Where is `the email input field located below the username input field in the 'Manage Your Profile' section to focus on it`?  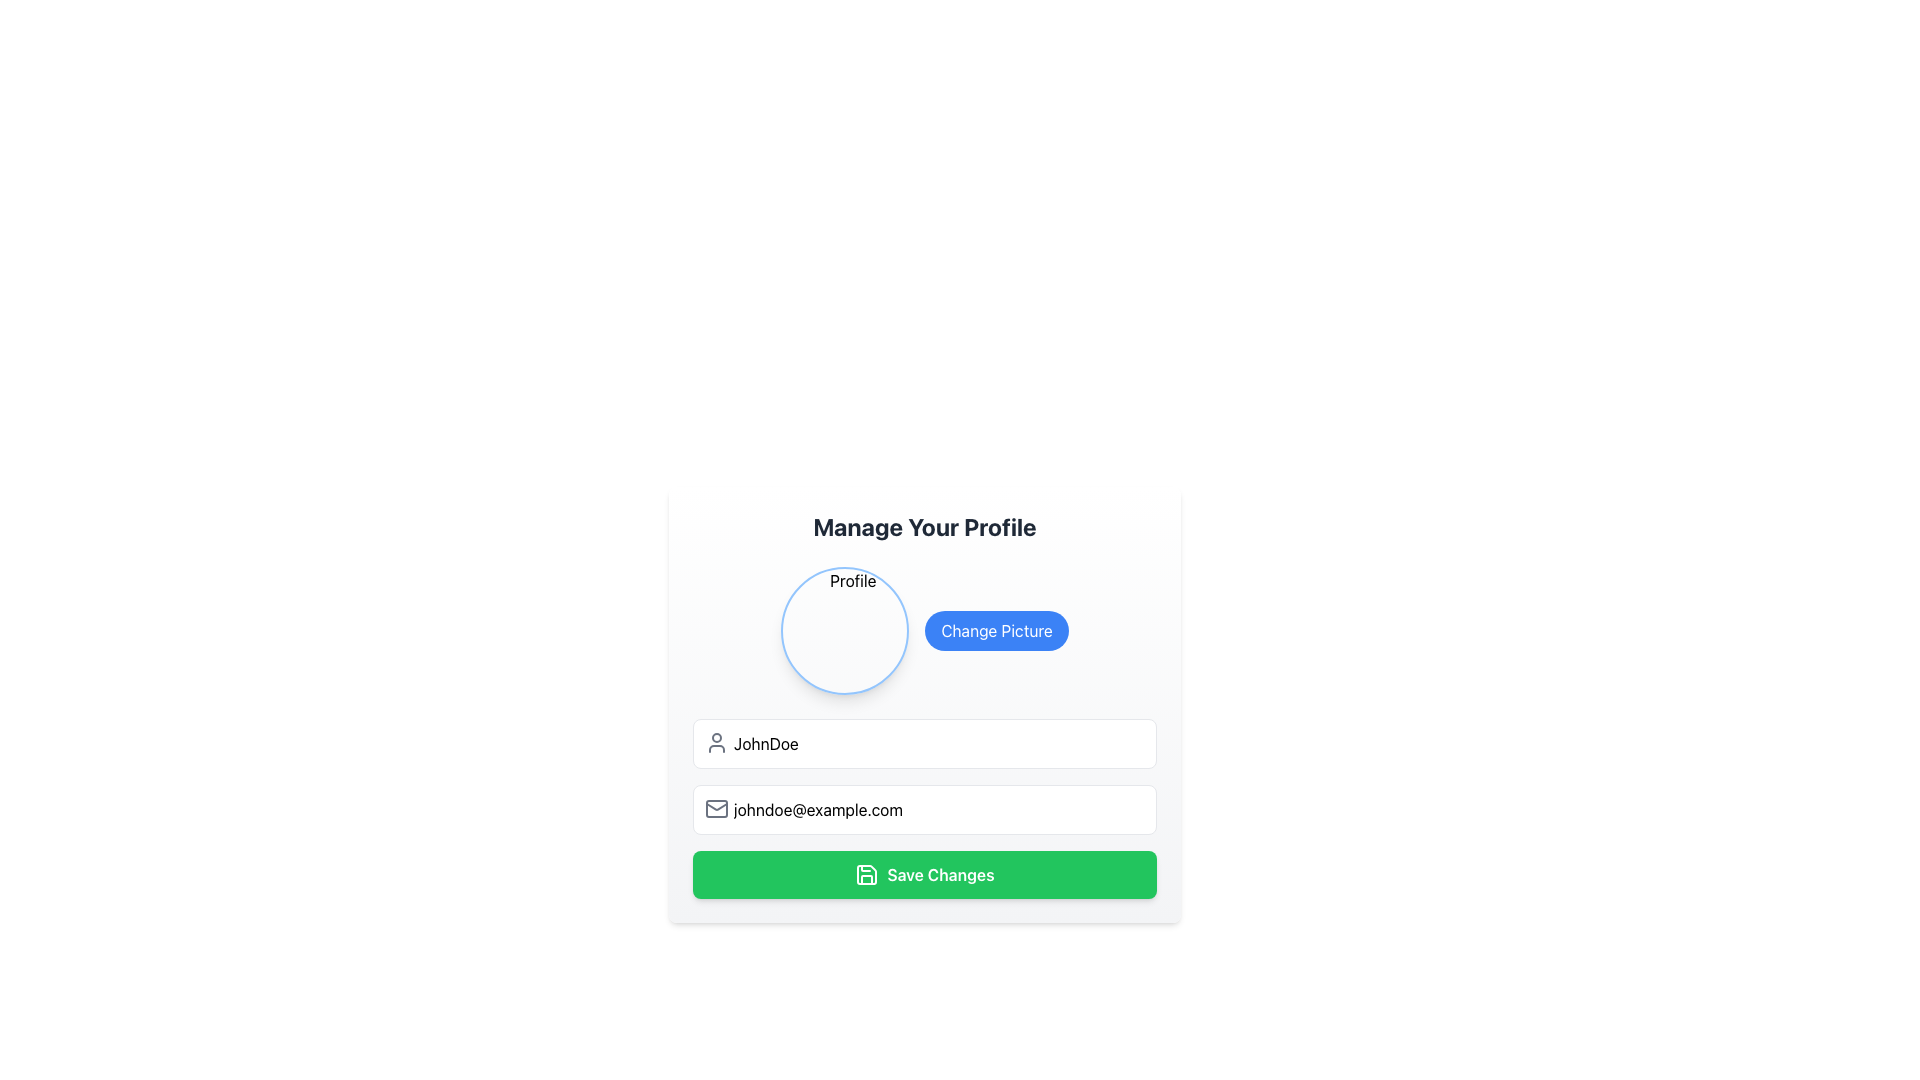
the email input field located below the username input field in the 'Manage Your Profile' section to focus on it is located at coordinates (924, 810).